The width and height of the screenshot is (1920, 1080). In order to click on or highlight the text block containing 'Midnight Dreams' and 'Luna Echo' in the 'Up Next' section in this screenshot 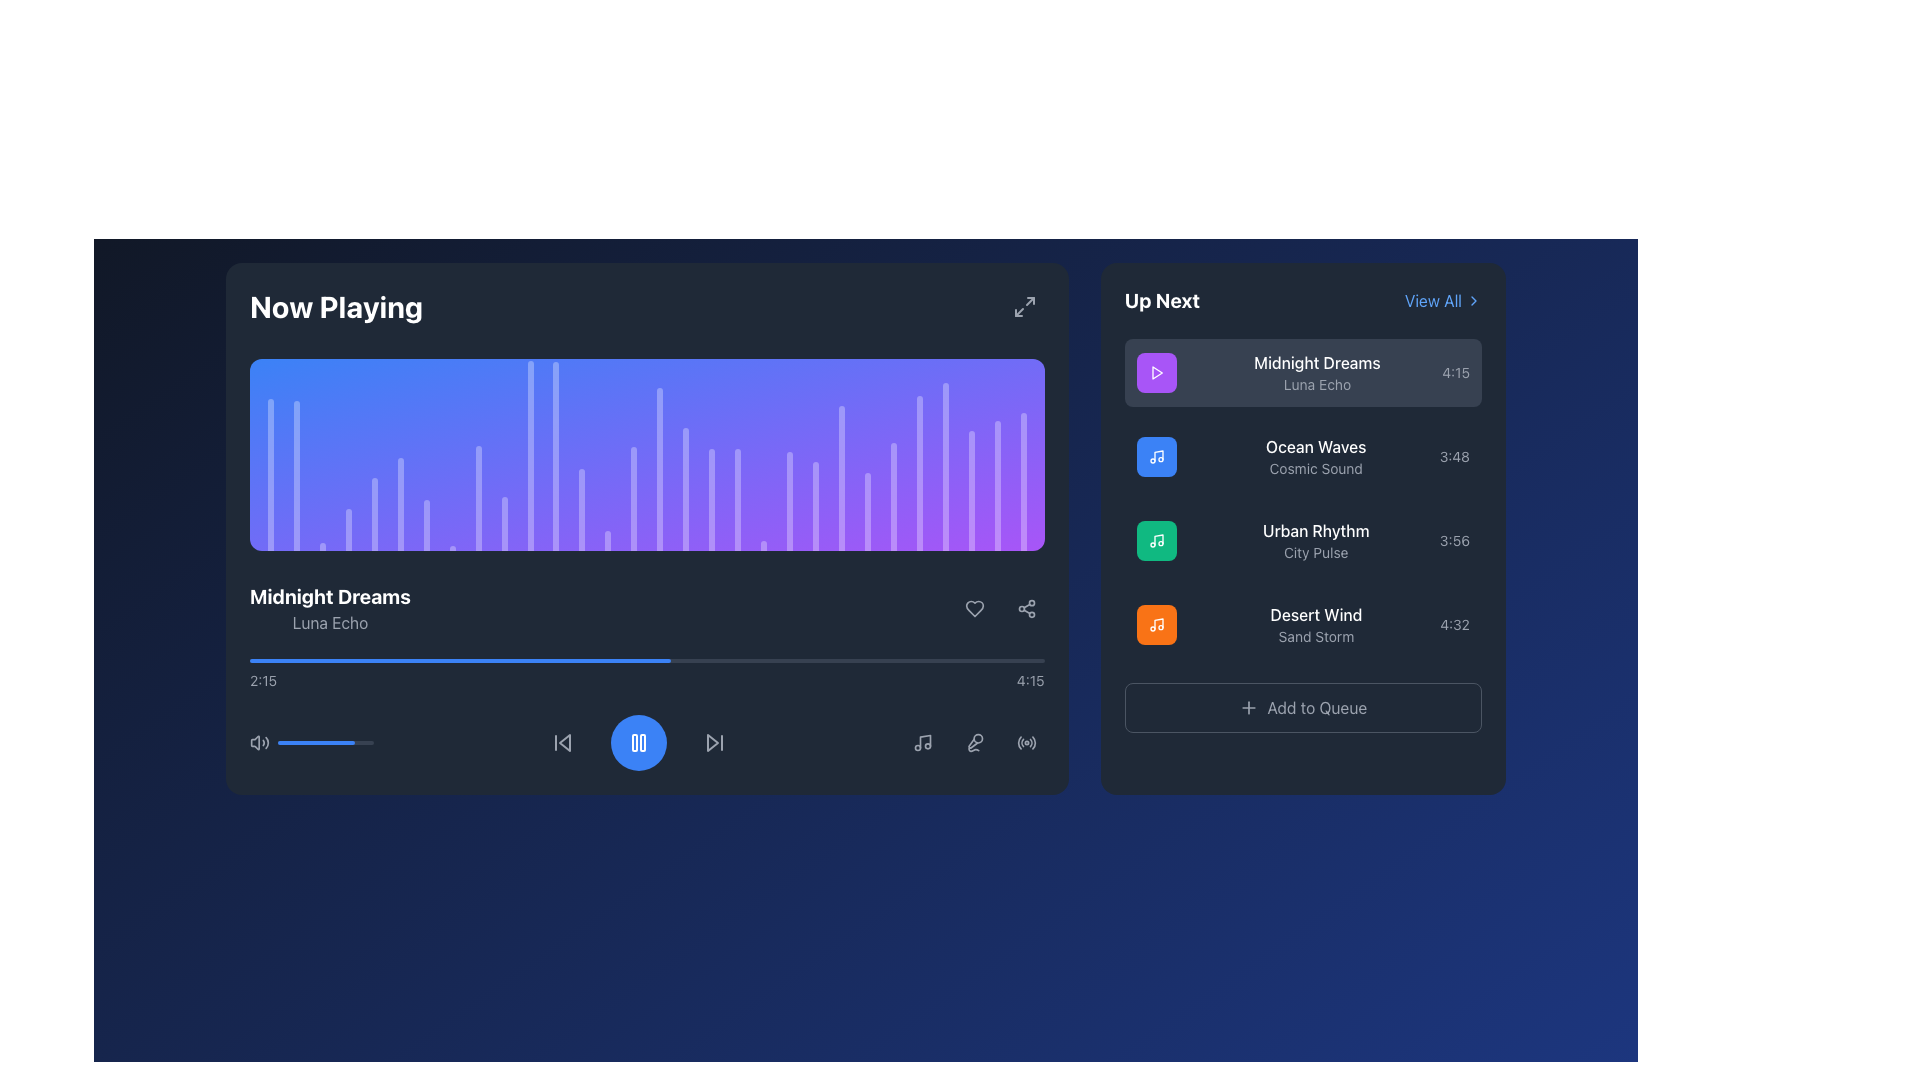, I will do `click(1317, 373)`.